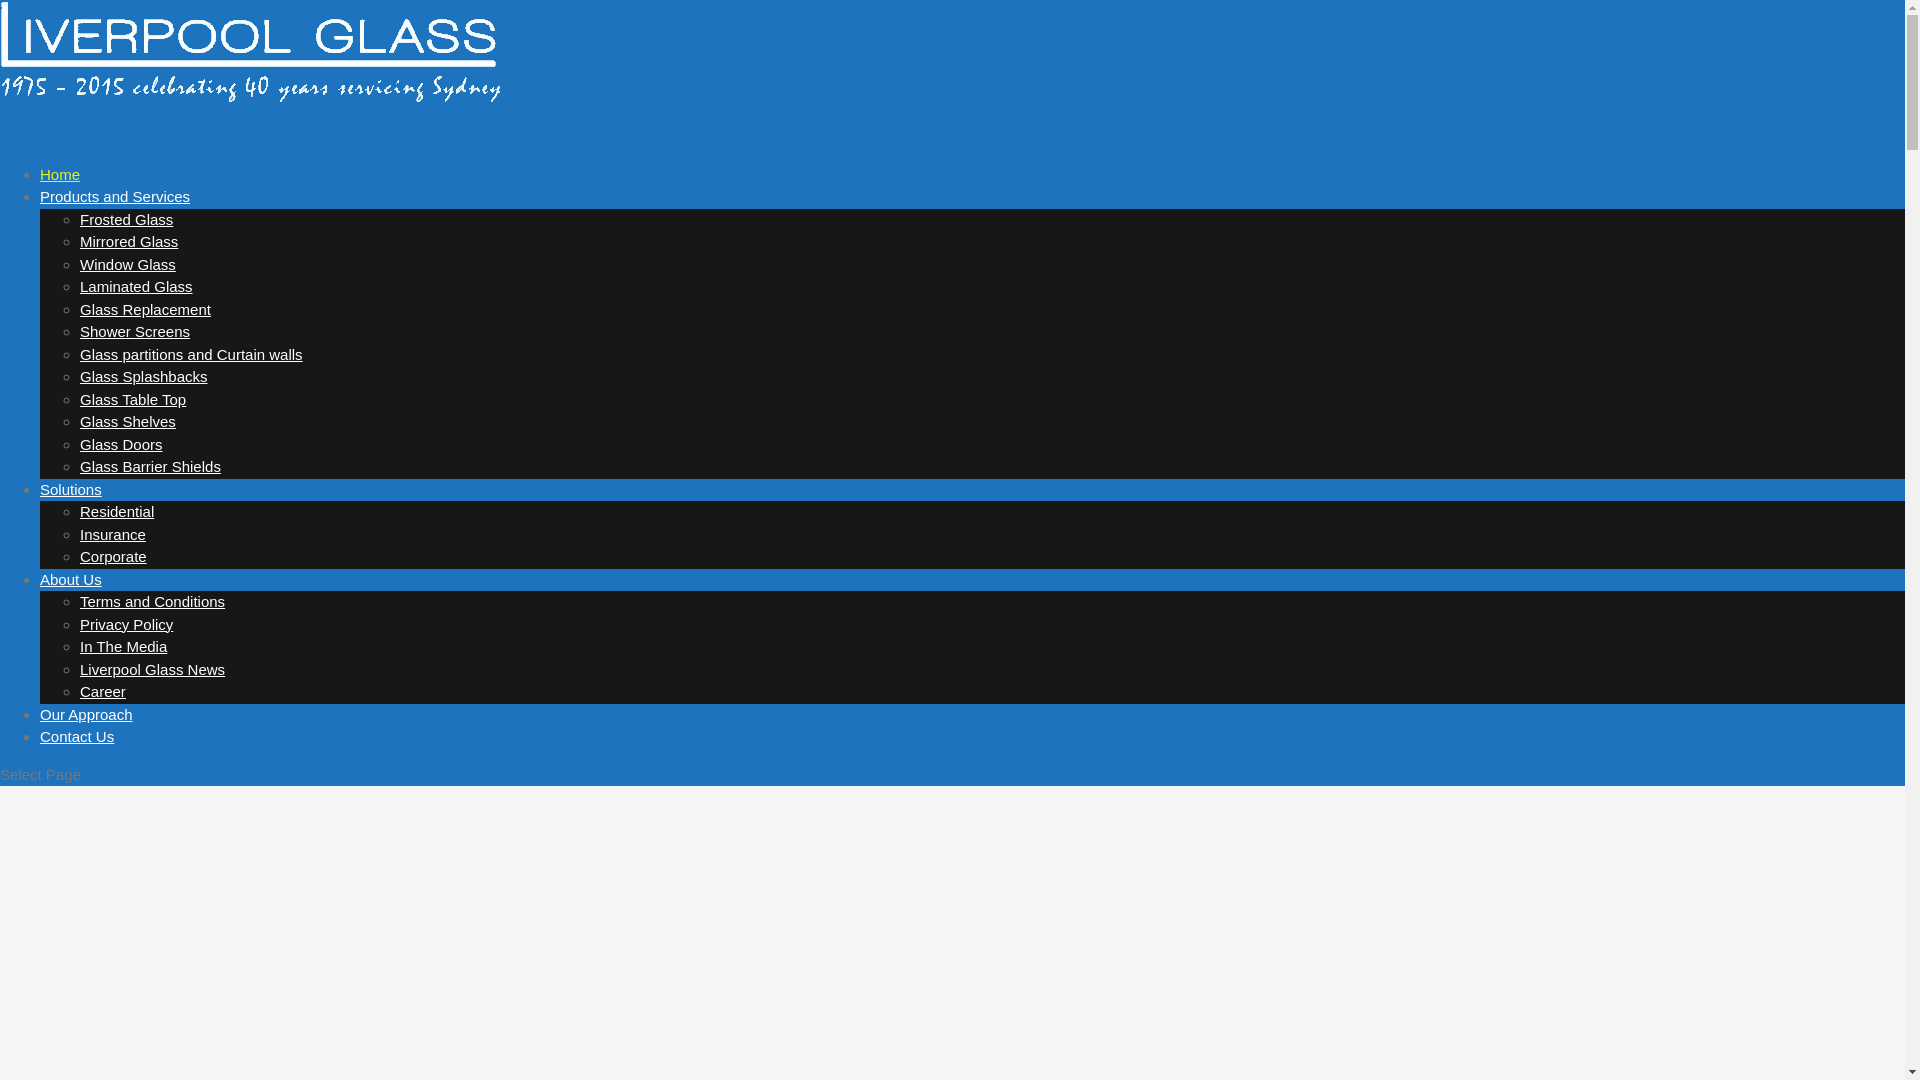 This screenshot has height=1080, width=1920. What do you see at coordinates (39, 756) in the screenshot?
I see `'Contact Us'` at bounding box center [39, 756].